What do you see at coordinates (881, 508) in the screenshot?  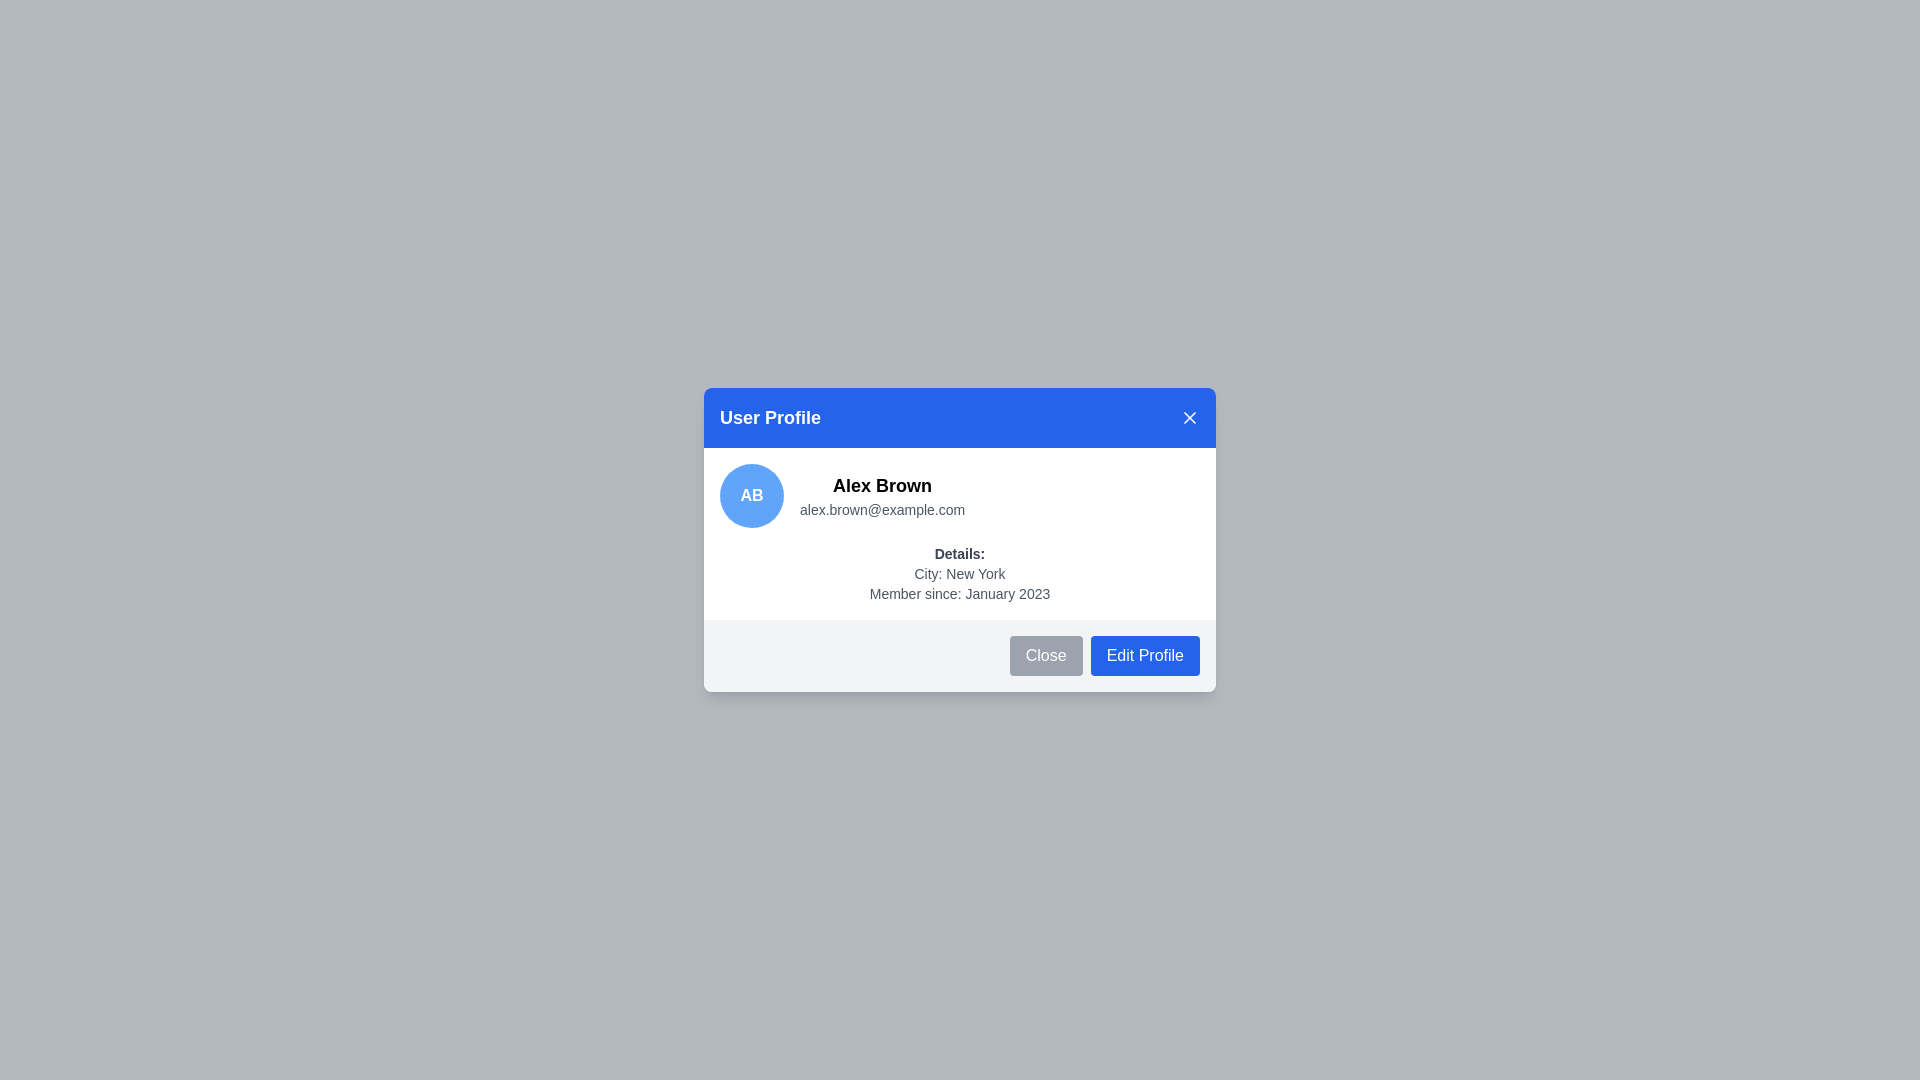 I see `the static text element displaying an email address, which is styled in a smaller font size and light gray color, positioned below the name 'Alex Brown'` at bounding box center [881, 508].